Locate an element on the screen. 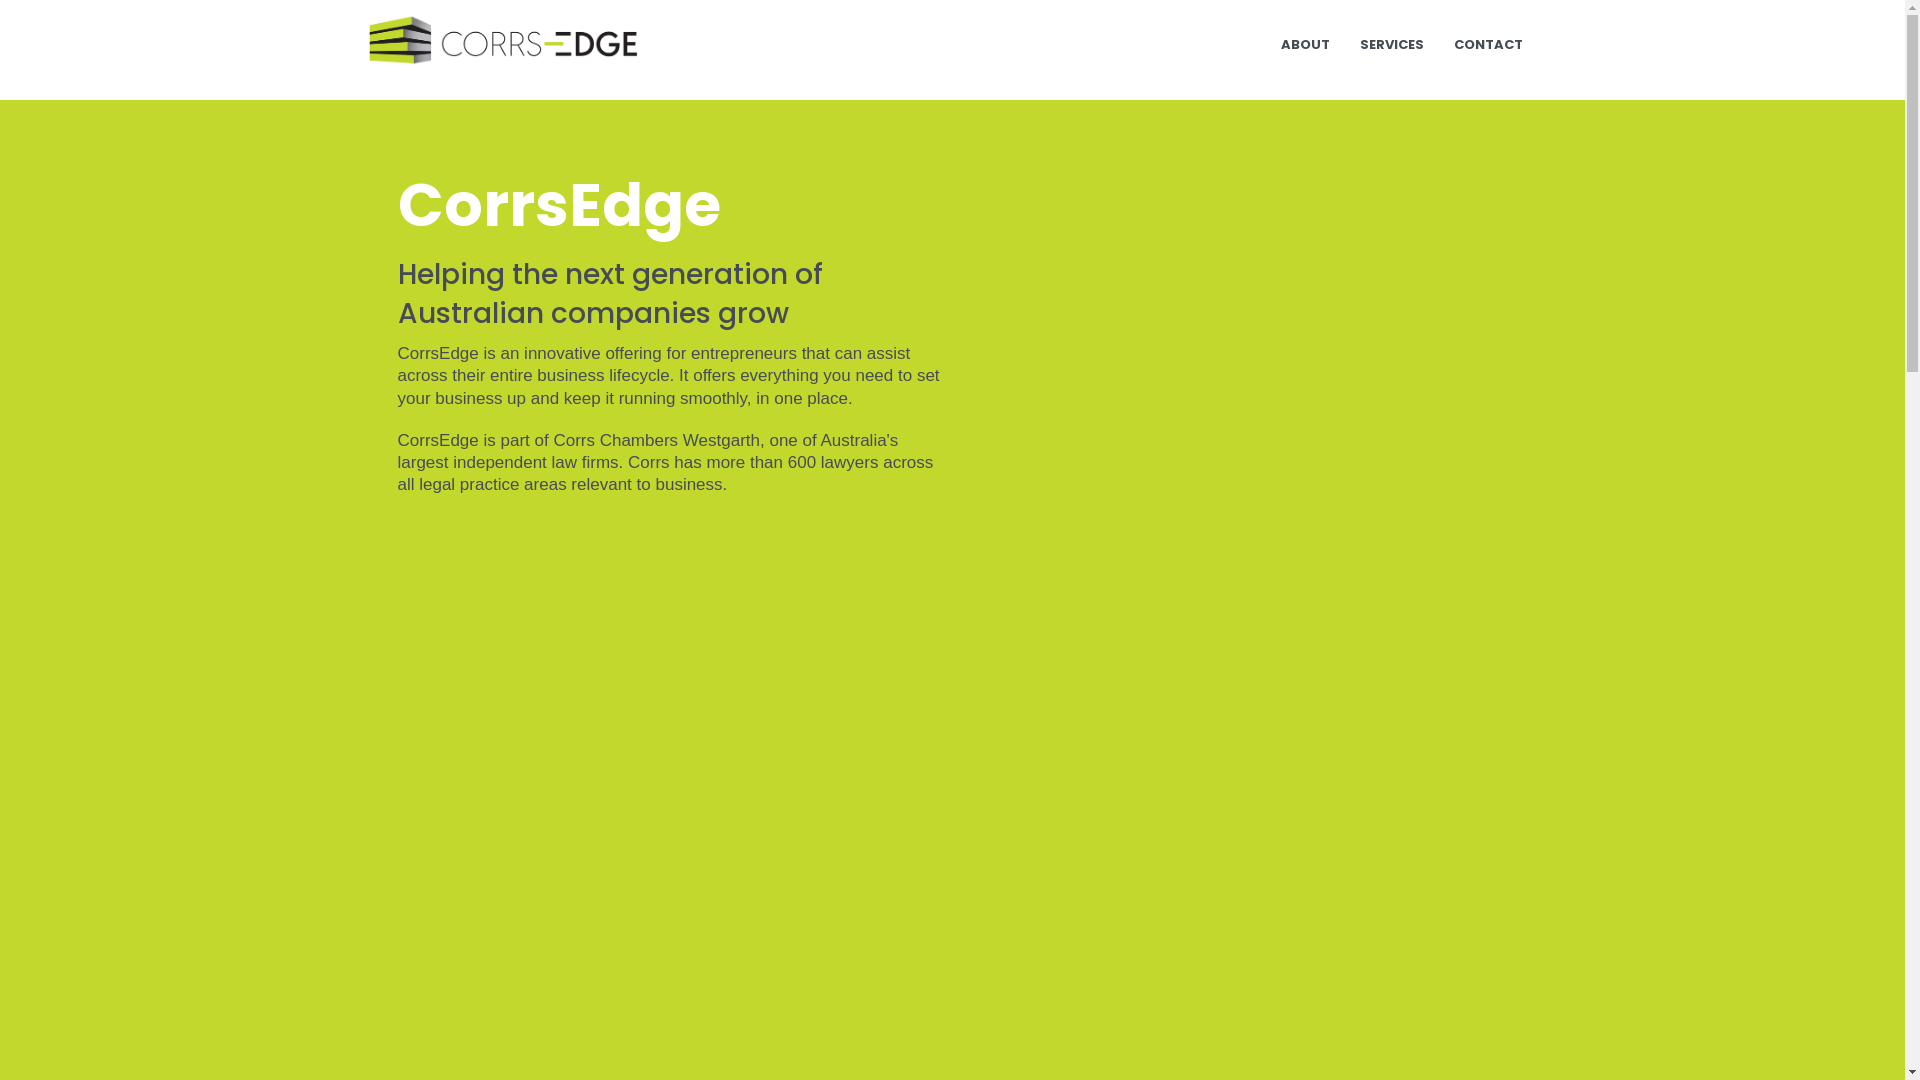 The image size is (1920, 1080). 'ABOUT' is located at coordinates (1305, 45).